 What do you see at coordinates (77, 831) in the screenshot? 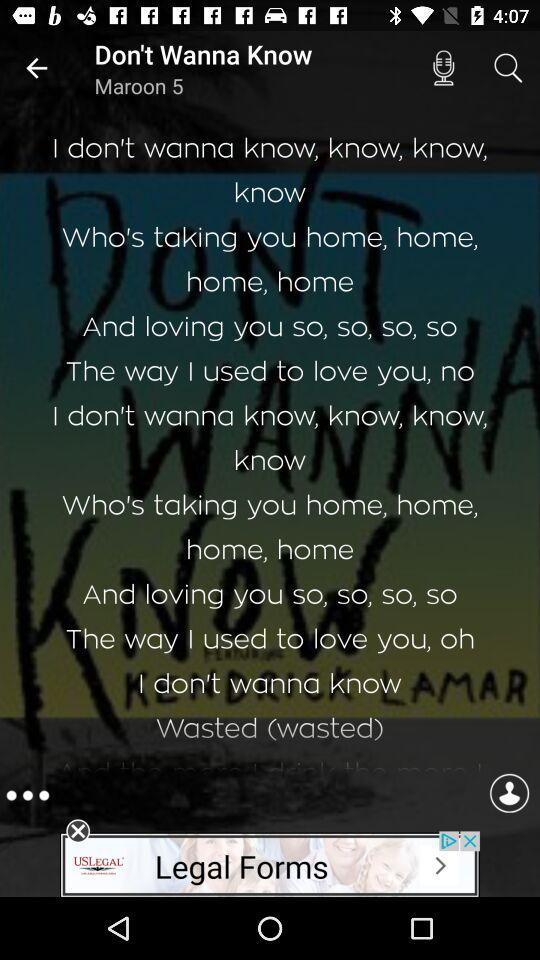
I see `the close icon` at bounding box center [77, 831].